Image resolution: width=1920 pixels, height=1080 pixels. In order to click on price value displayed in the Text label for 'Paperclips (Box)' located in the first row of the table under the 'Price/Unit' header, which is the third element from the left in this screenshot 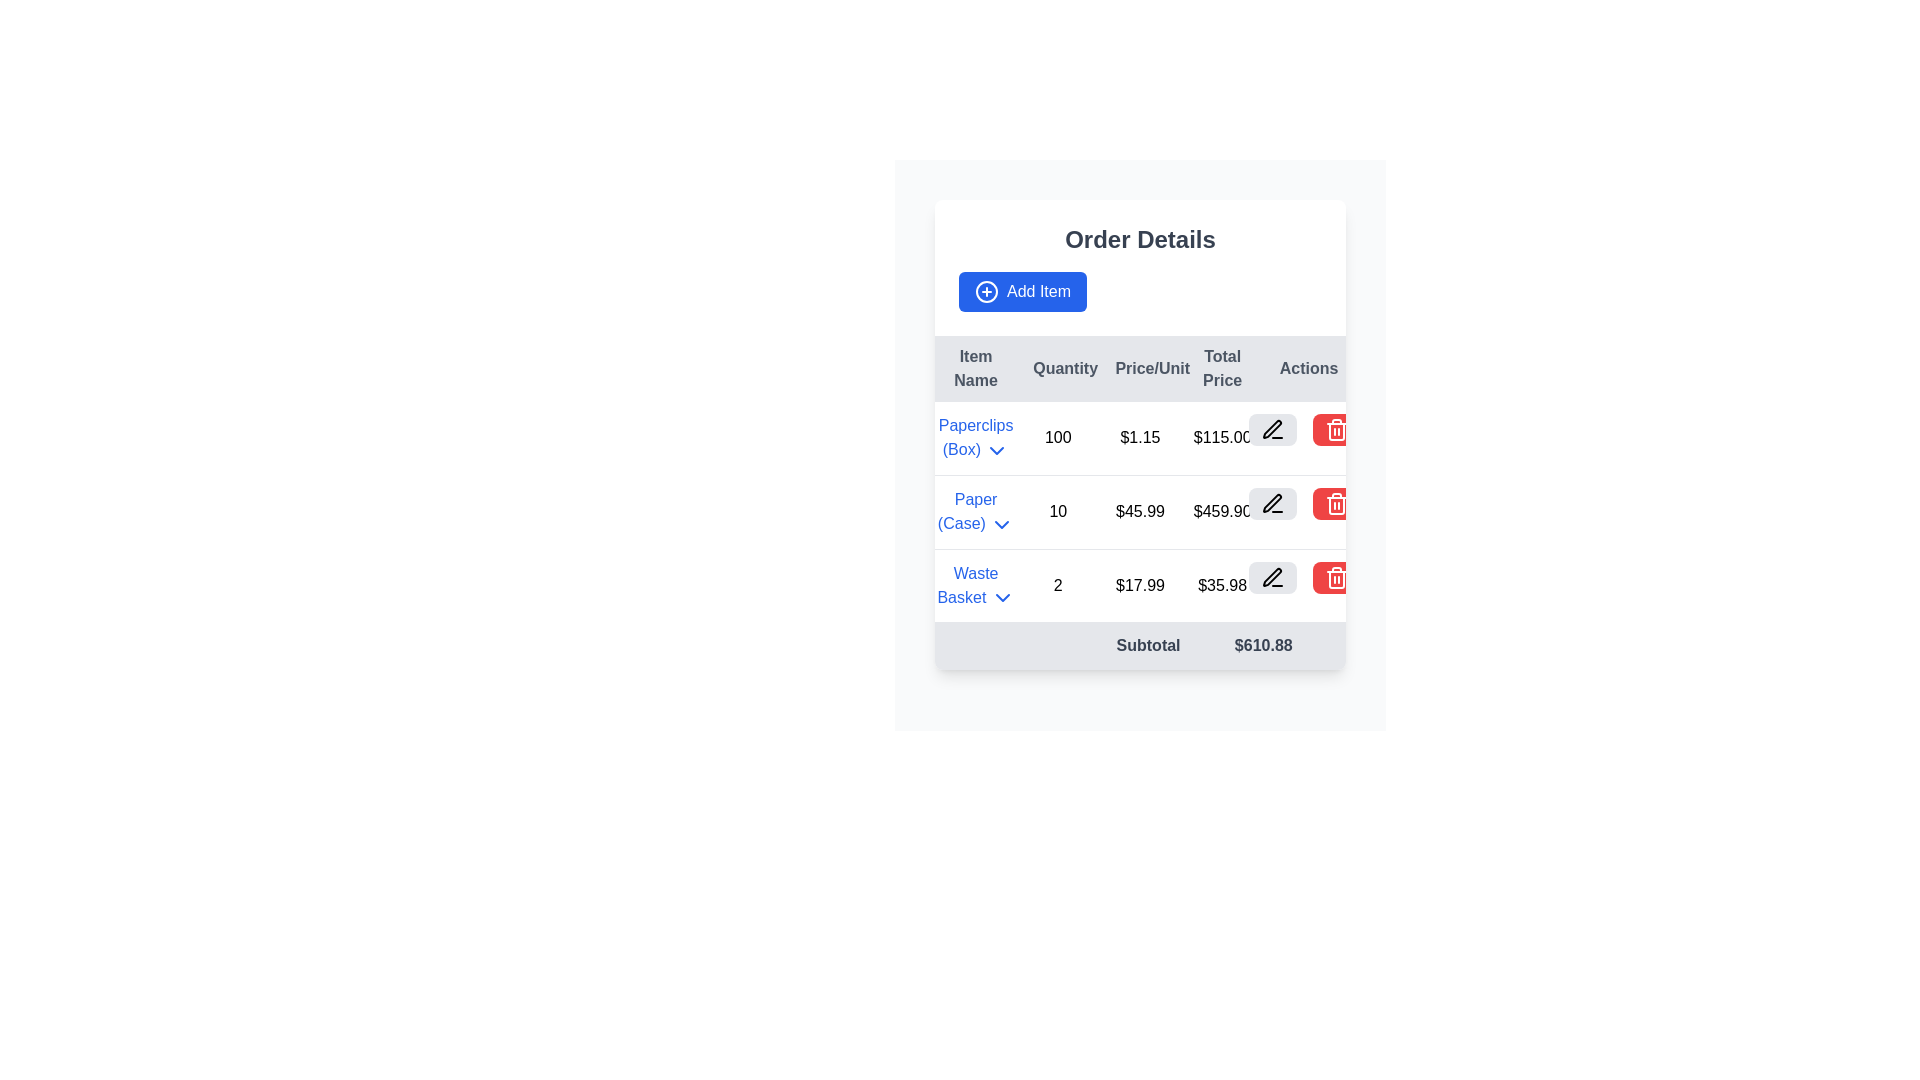, I will do `click(1140, 437)`.